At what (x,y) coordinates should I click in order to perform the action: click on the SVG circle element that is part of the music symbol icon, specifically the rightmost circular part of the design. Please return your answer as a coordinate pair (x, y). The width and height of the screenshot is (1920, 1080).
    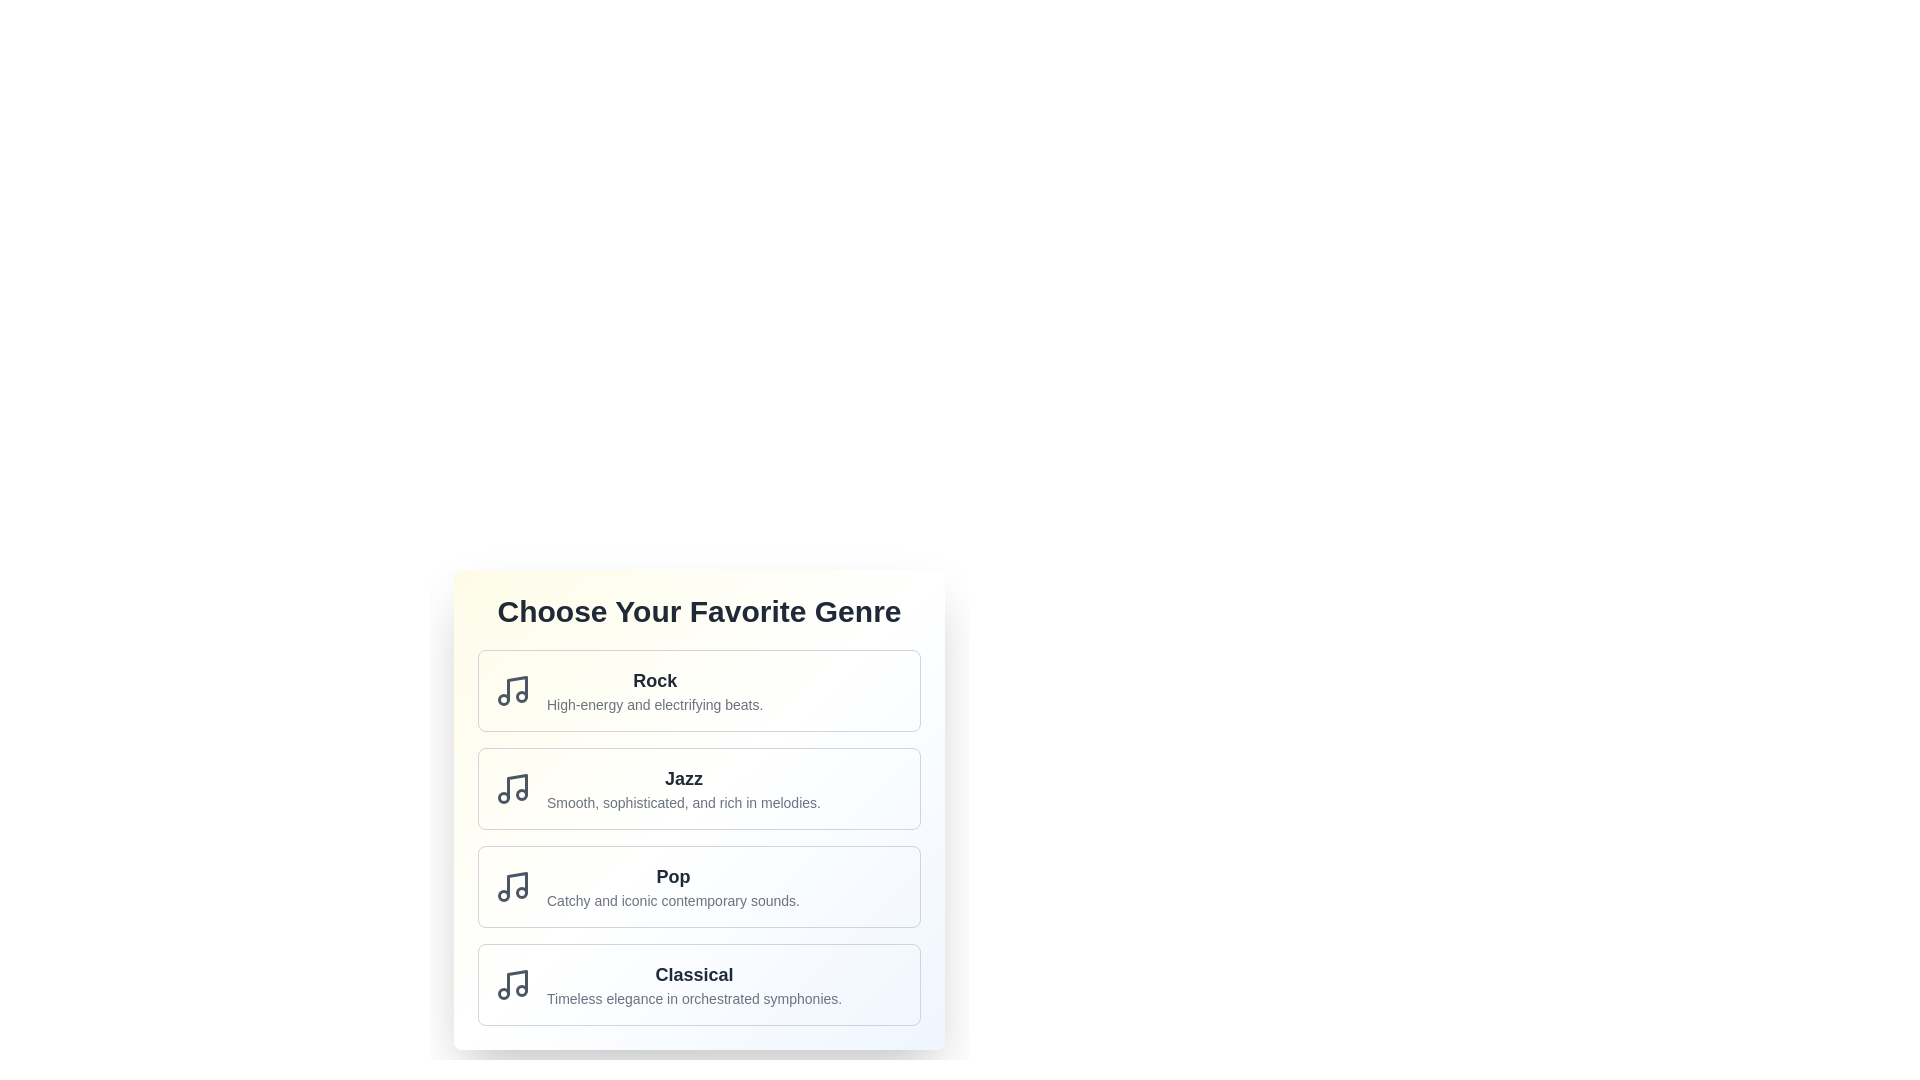
    Looking at the image, I should click on (522, 793).